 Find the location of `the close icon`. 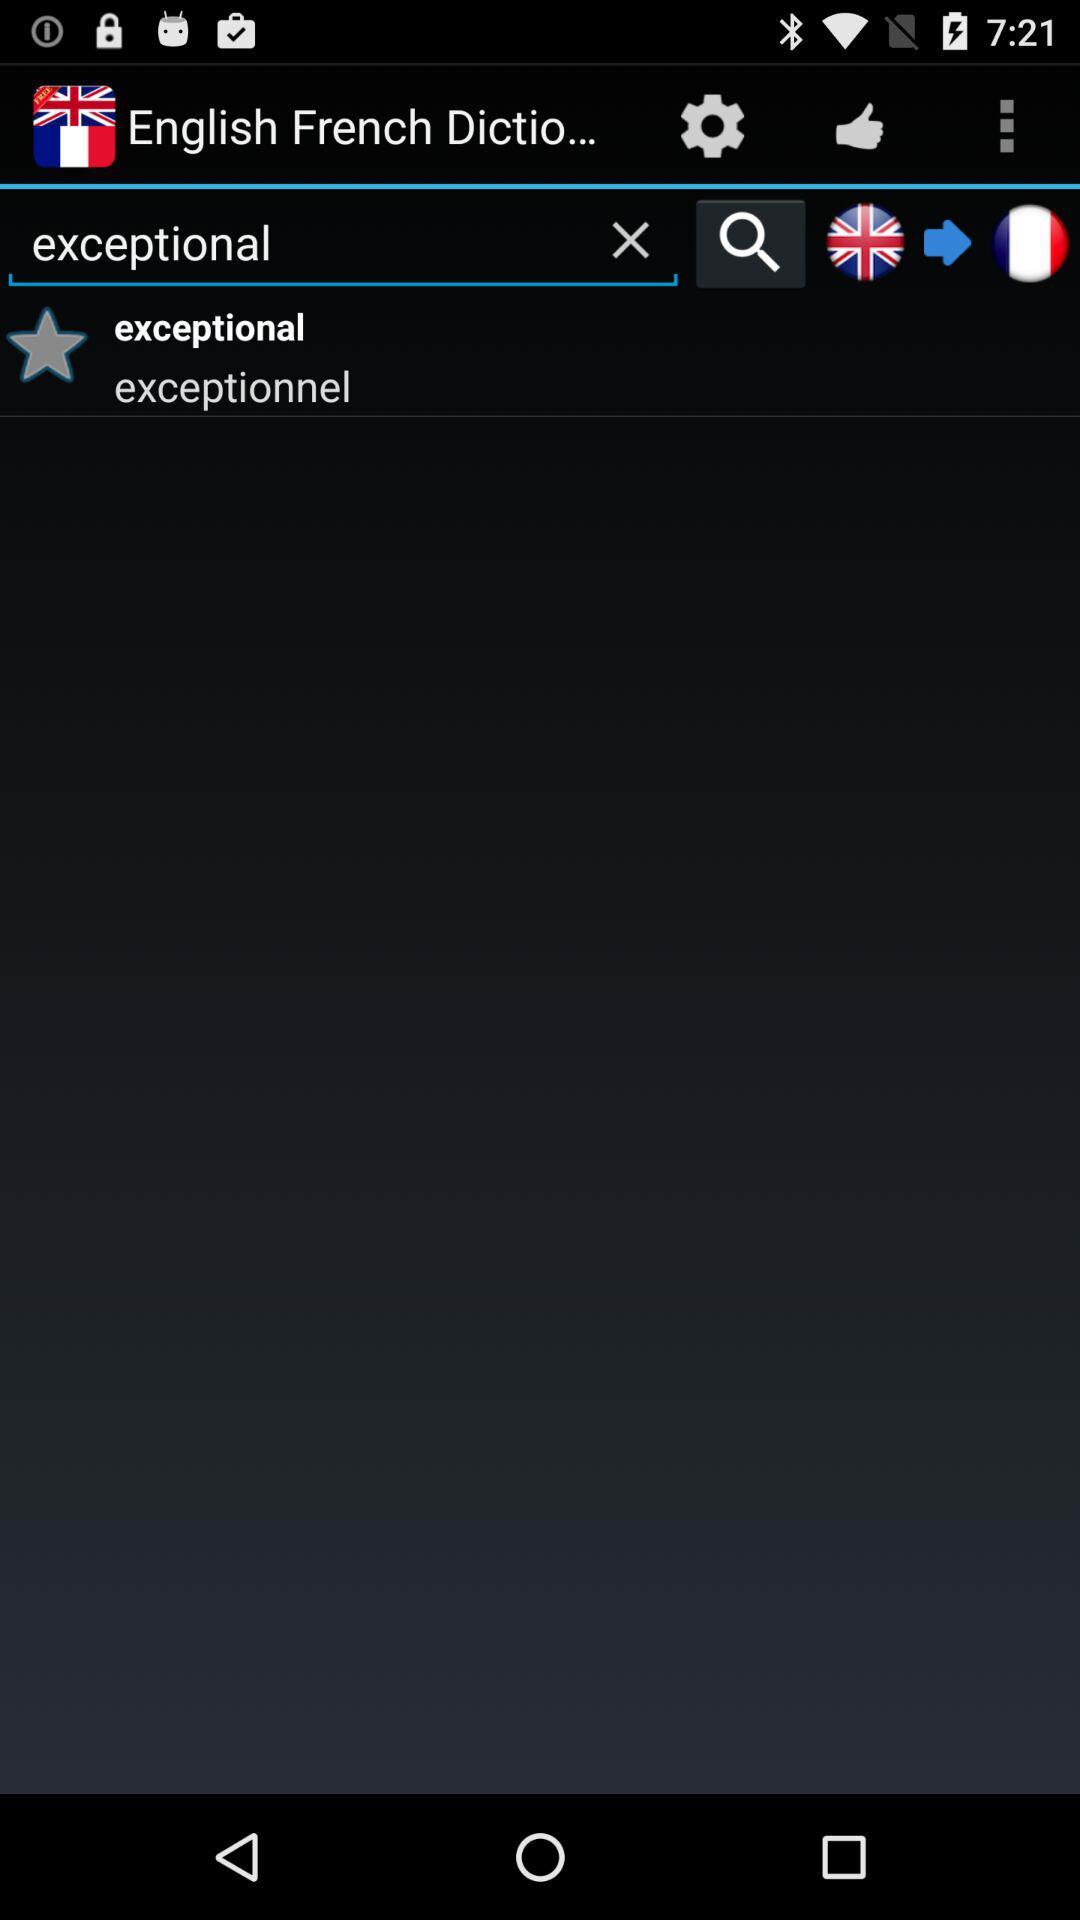

the close icon is located at coordinates (630, 255).